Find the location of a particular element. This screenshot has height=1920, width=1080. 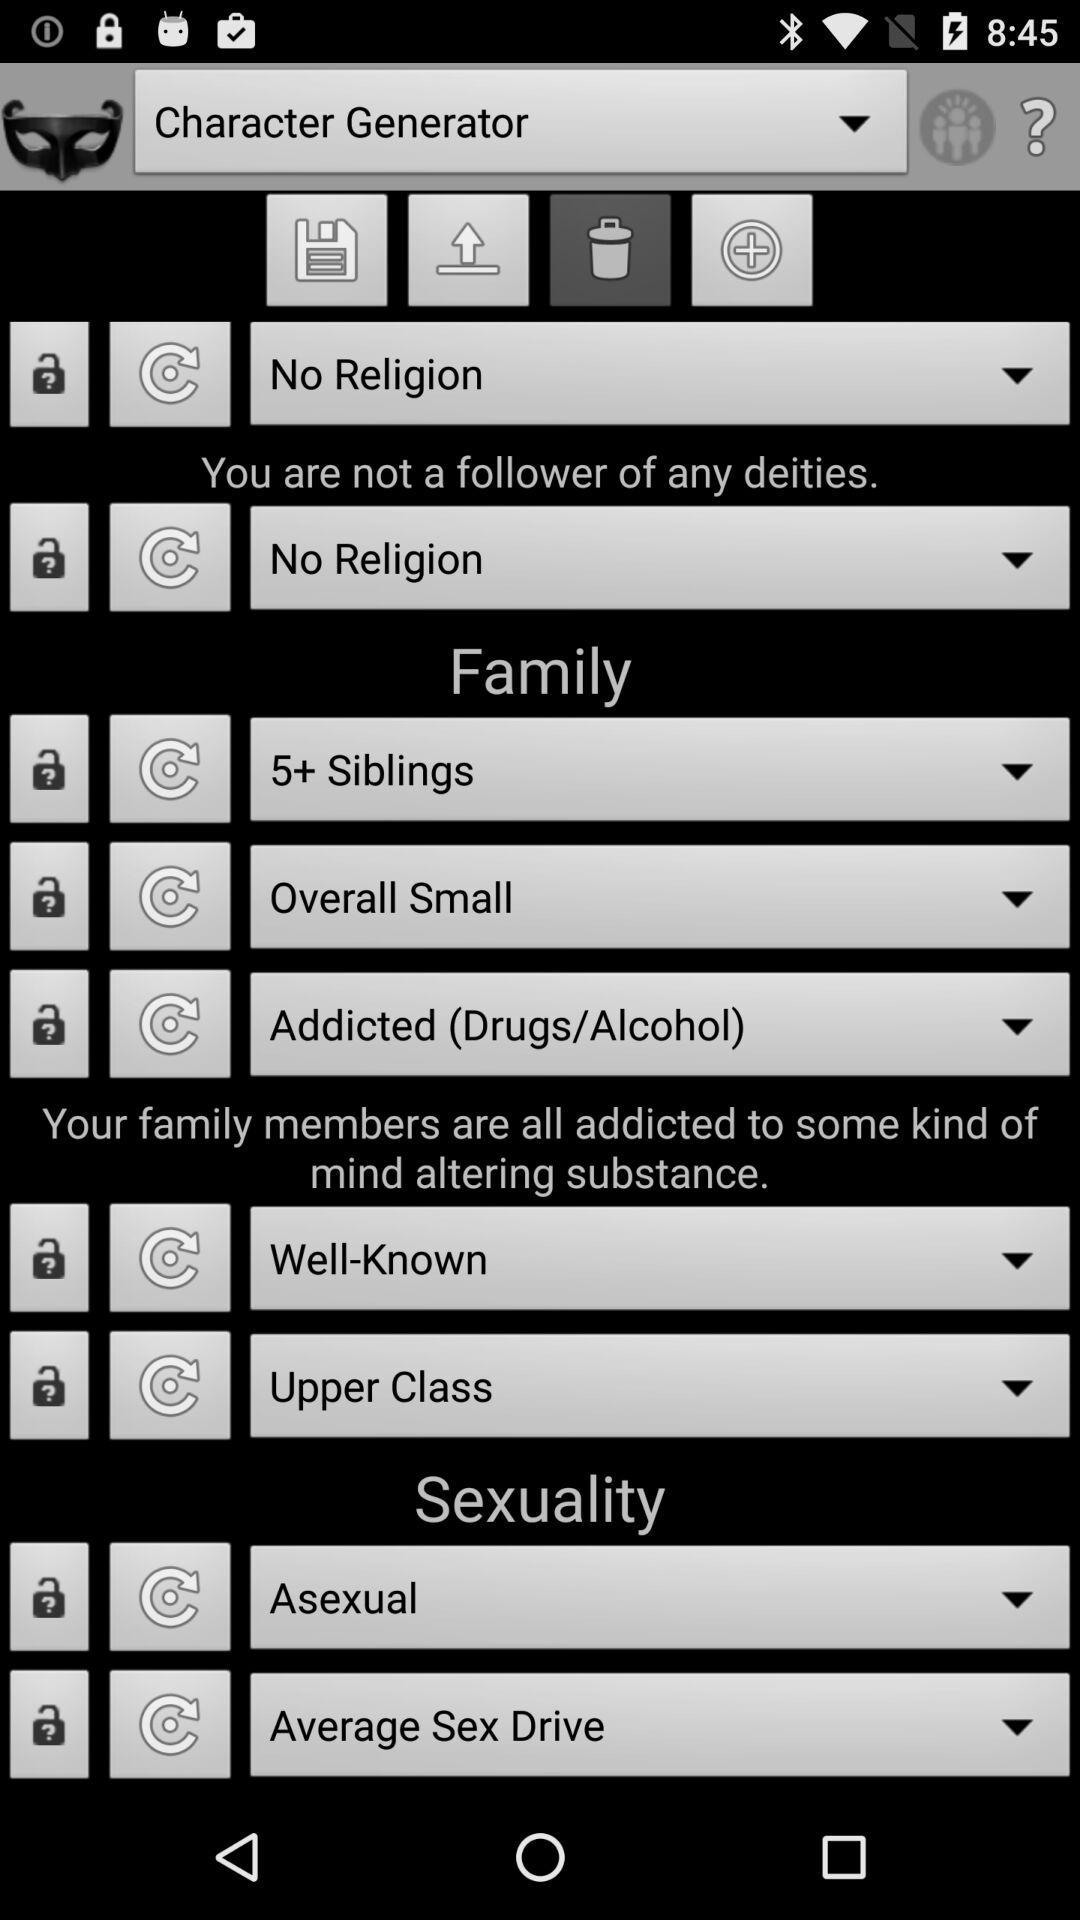

go back is located at coordinates (169, 1390).